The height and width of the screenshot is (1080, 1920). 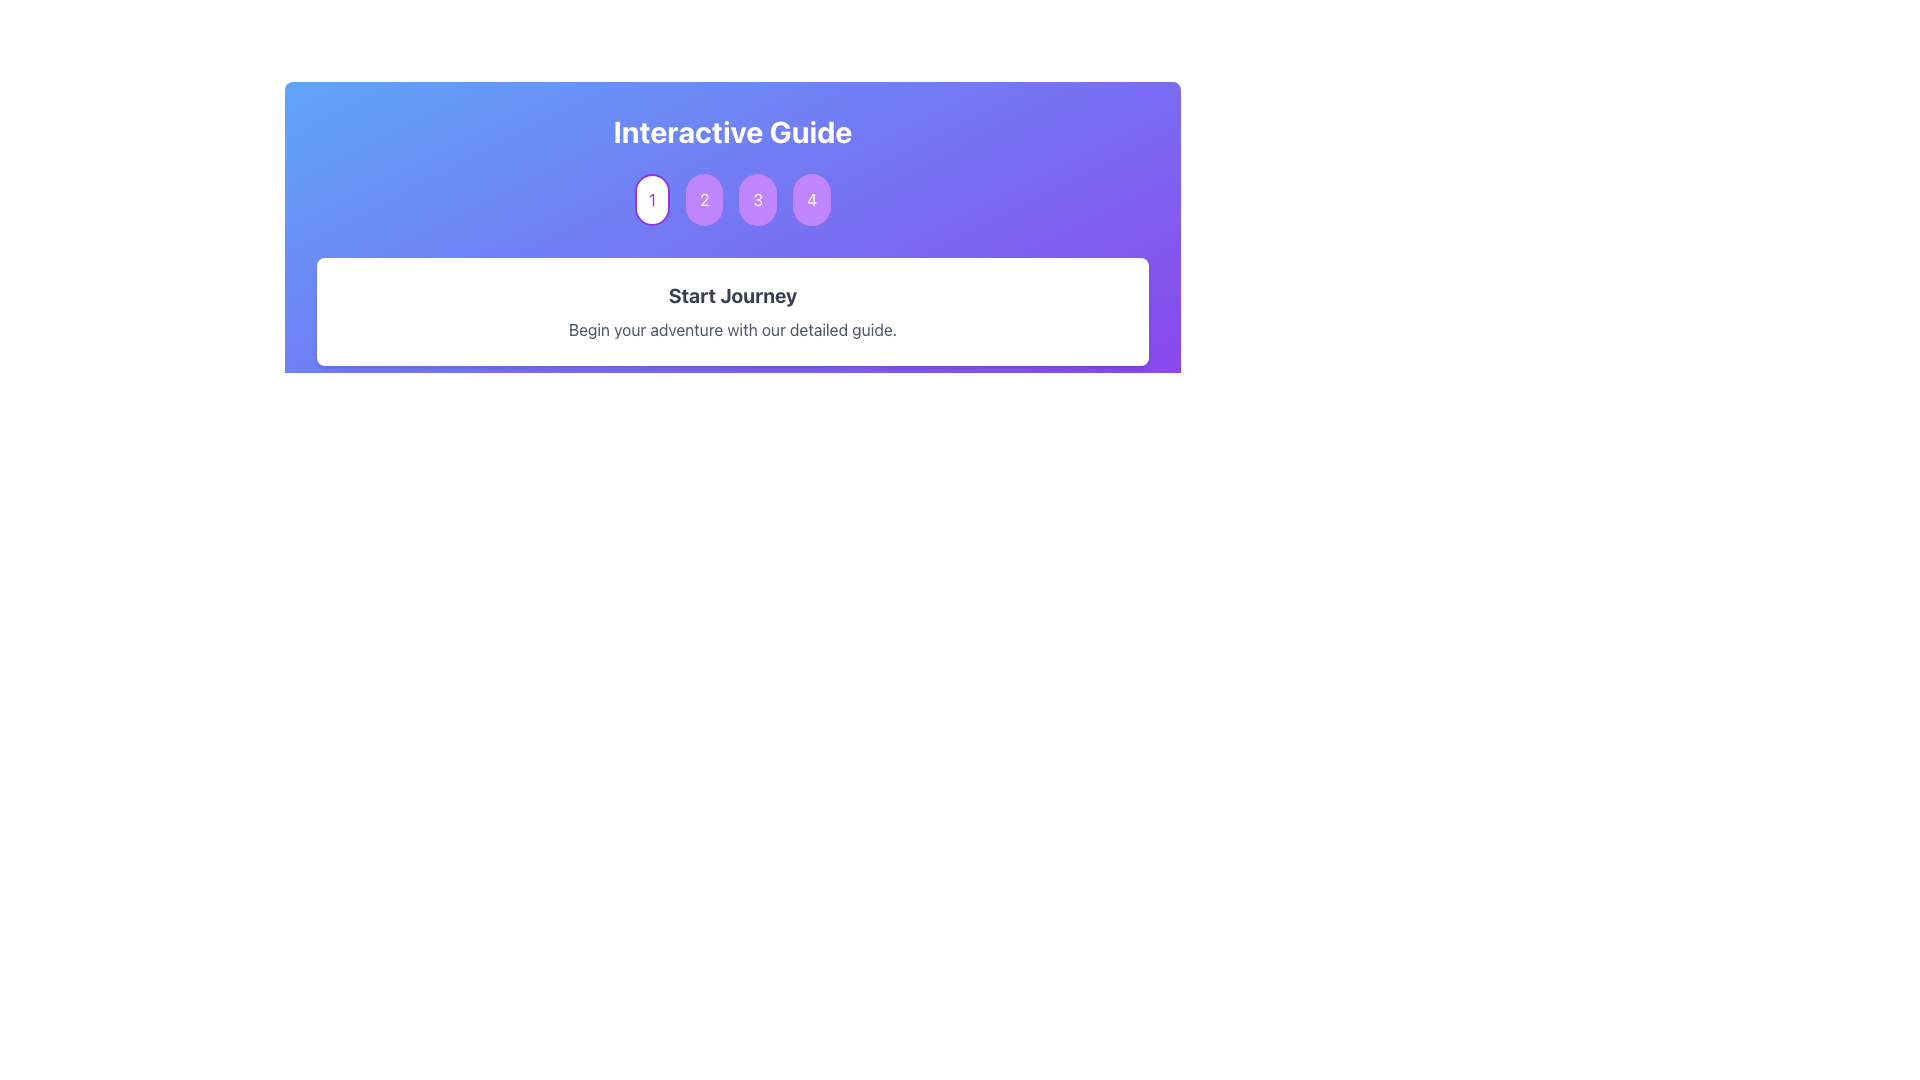 I want to click on the second button in the row of four buttons, positioned beneath the 'Interactive Guide' header, to select the second step or option, so click(x=704, y=200).